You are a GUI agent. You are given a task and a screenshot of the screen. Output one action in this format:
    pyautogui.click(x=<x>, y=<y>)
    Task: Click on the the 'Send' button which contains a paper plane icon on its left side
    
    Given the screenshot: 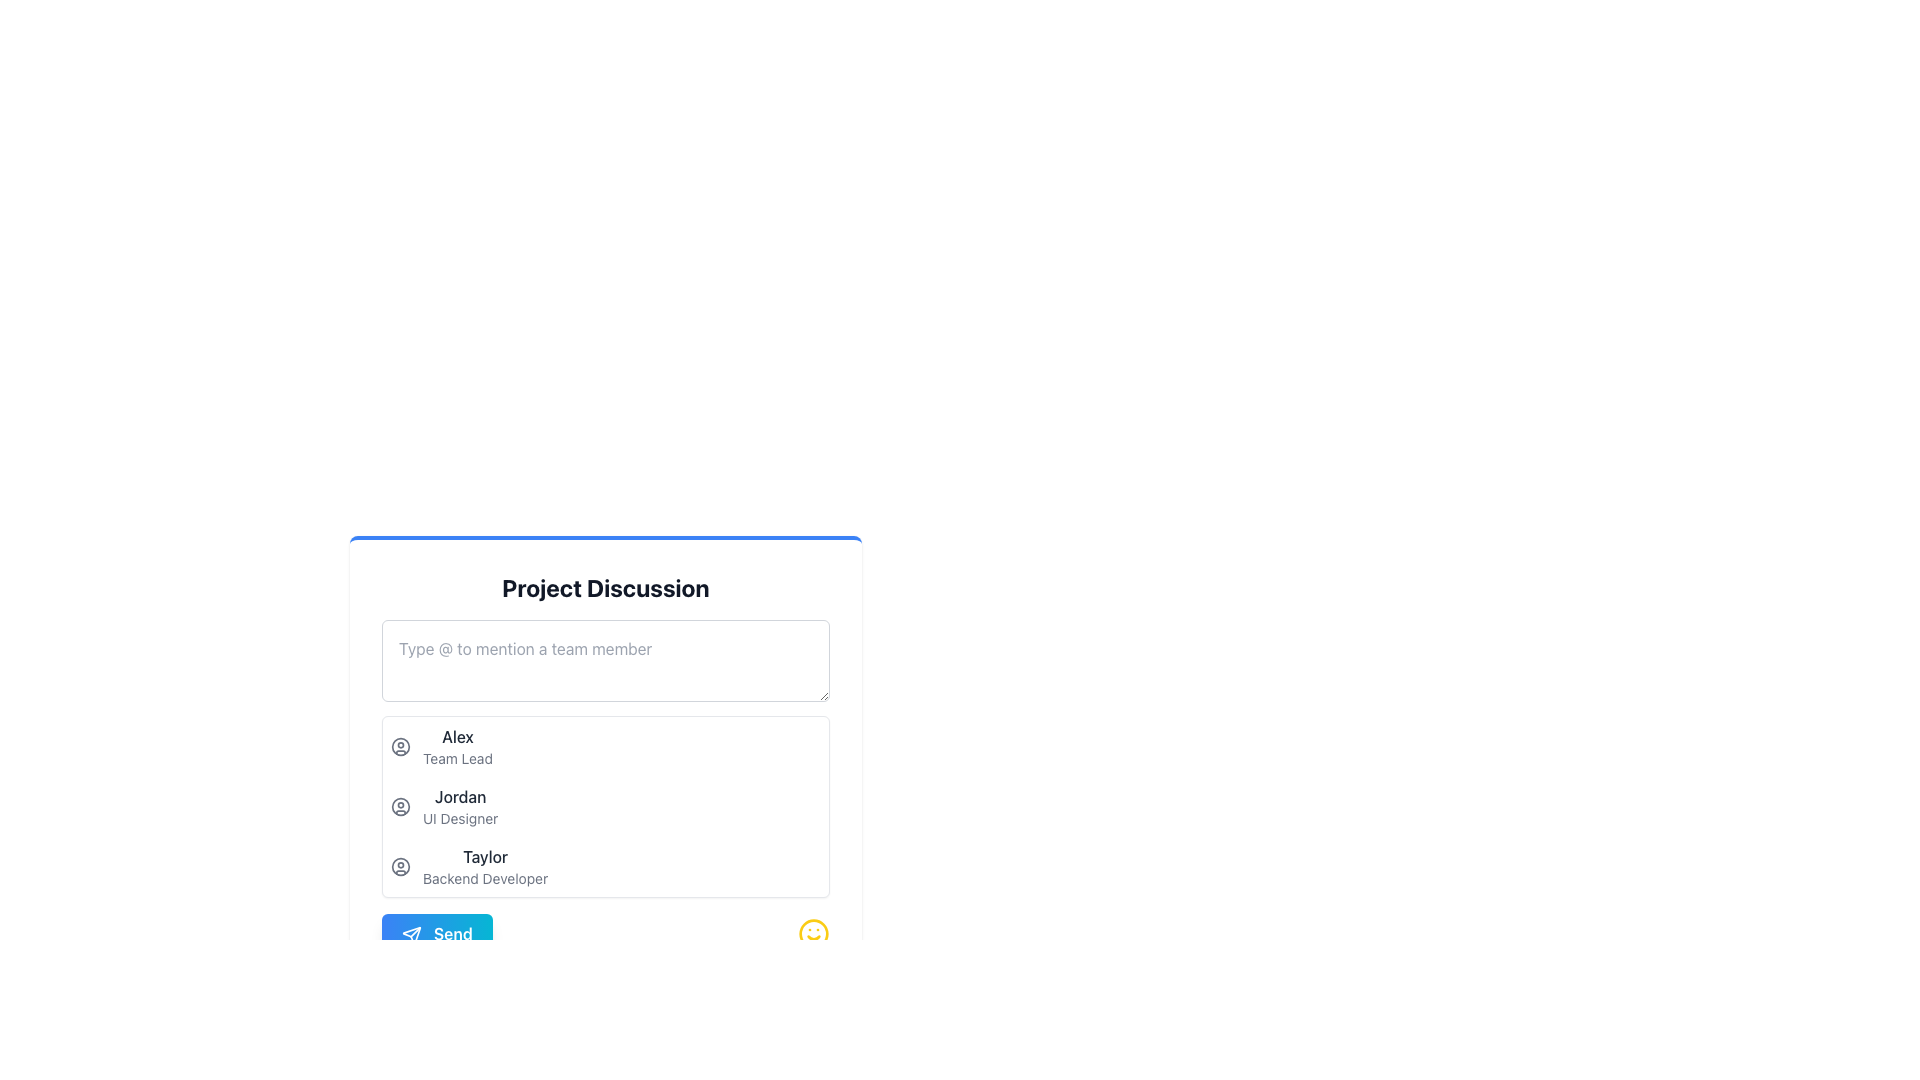 What is the action you would take?
    pyautogui.click(x=411, y=934)
    